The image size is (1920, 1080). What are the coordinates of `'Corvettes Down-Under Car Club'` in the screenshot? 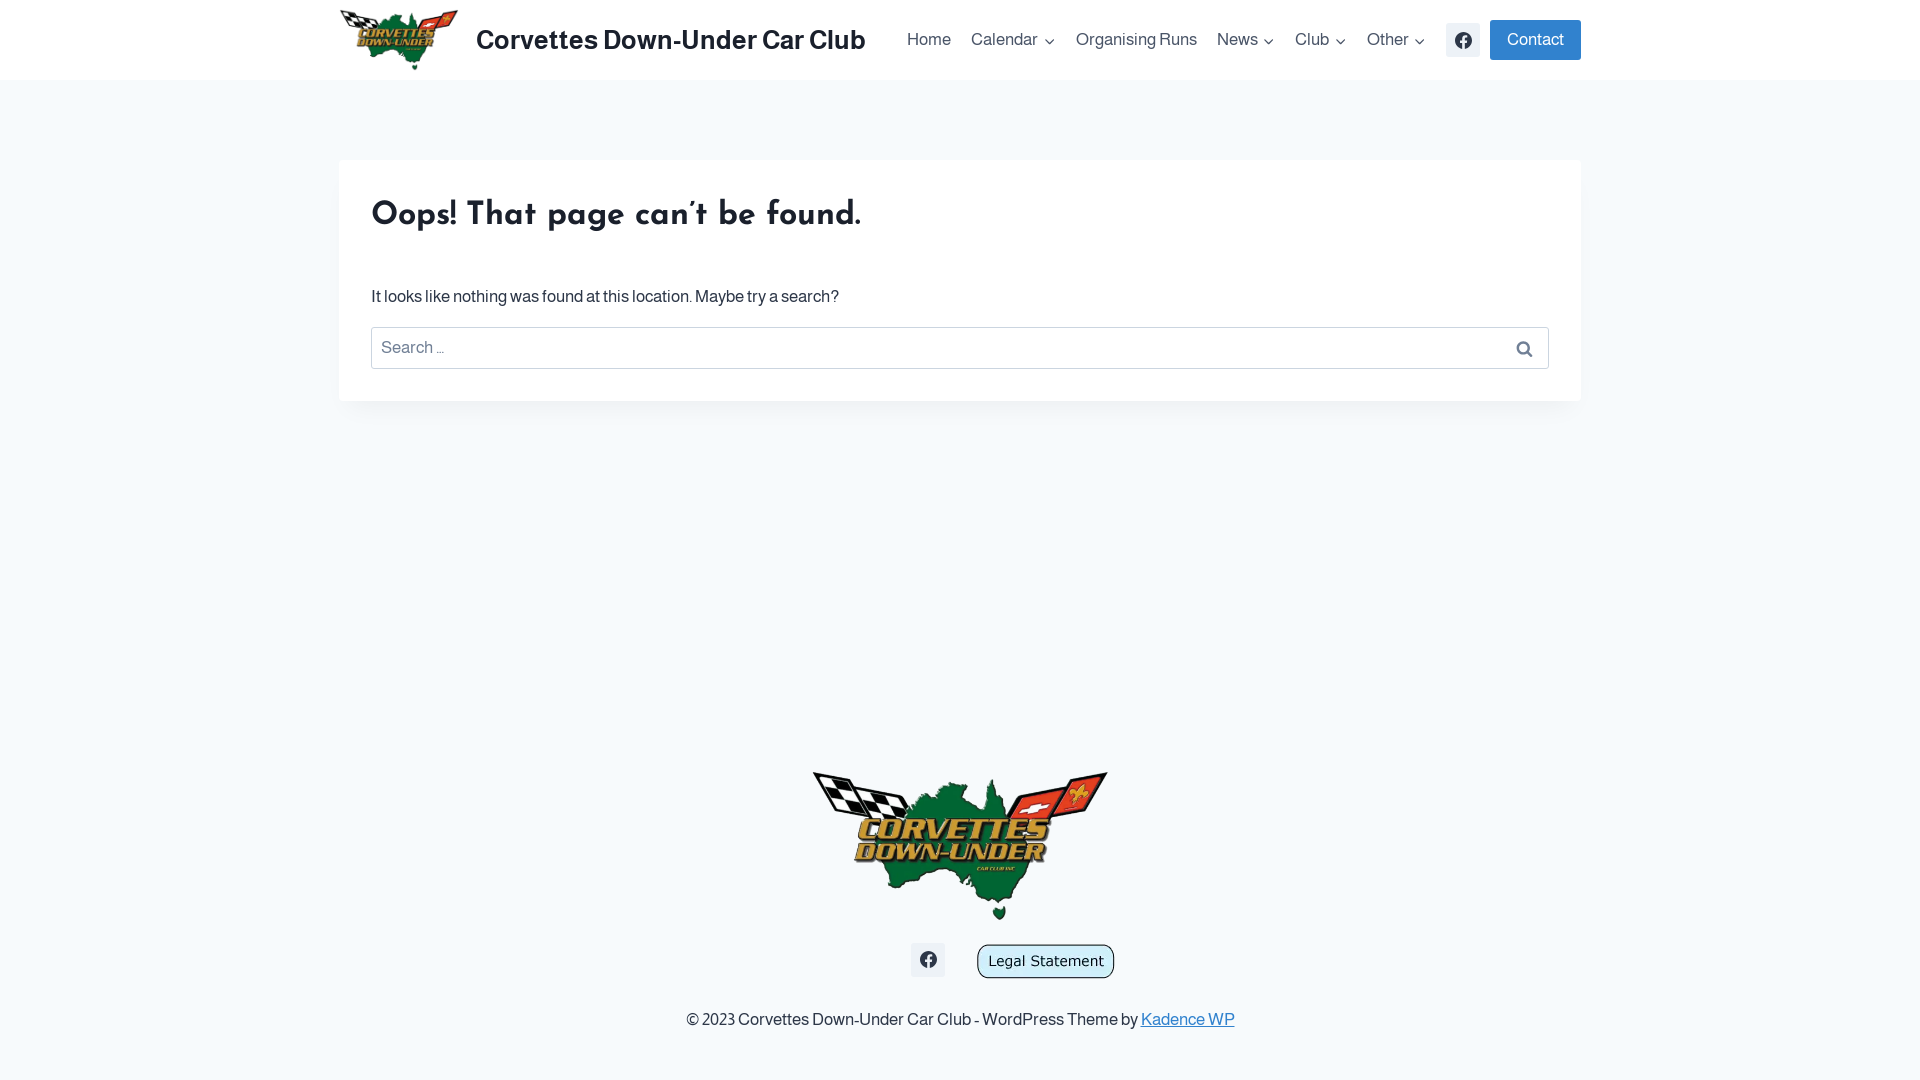 It's located at (601, 39).